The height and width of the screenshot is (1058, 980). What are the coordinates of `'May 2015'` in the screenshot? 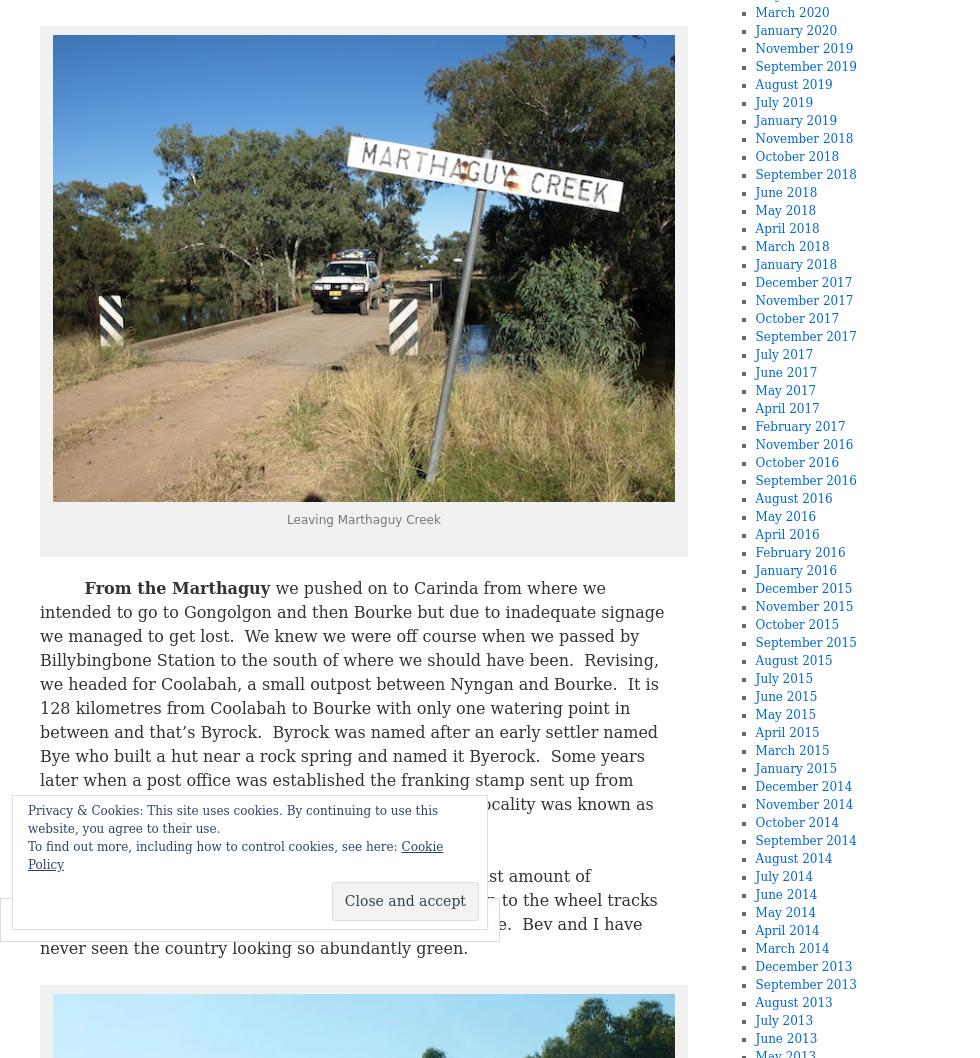 It's located at (785, 714).